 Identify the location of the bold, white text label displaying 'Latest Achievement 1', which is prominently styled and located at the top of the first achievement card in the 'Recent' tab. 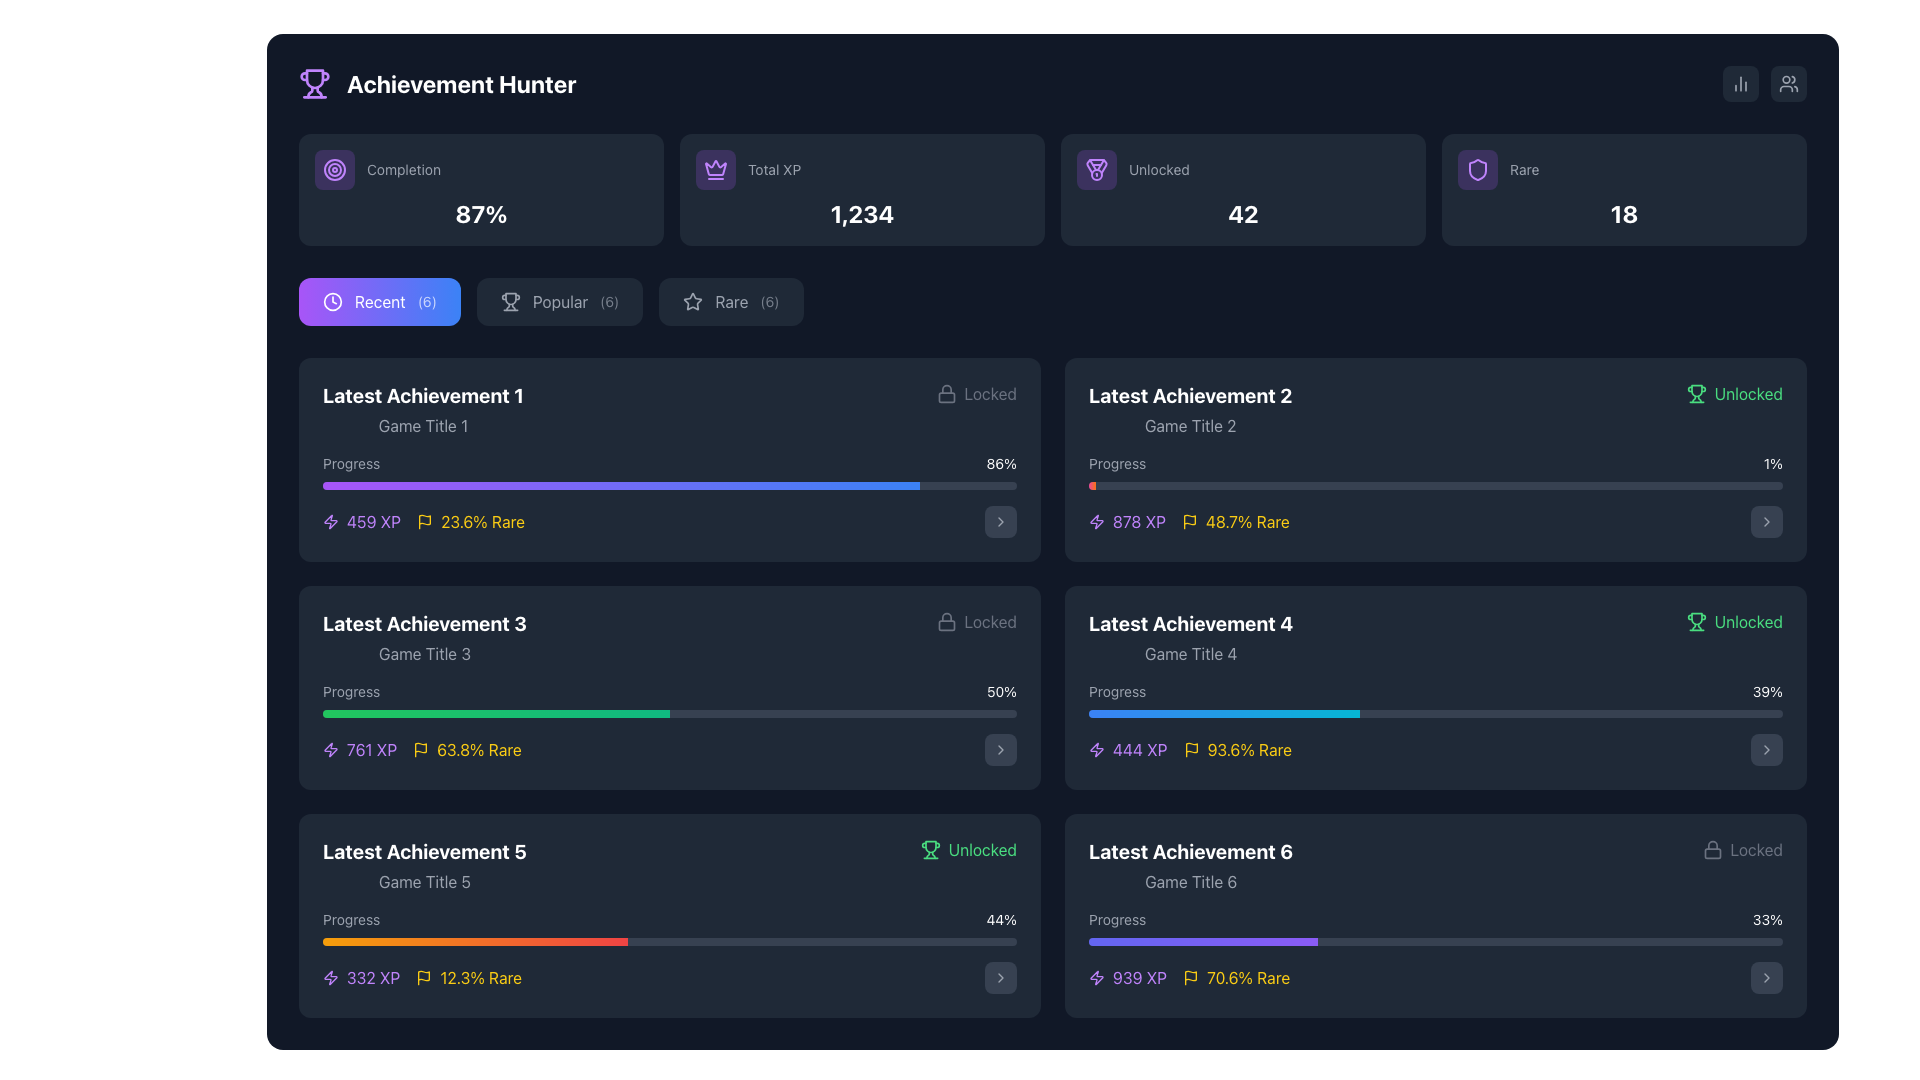
(422, 396).